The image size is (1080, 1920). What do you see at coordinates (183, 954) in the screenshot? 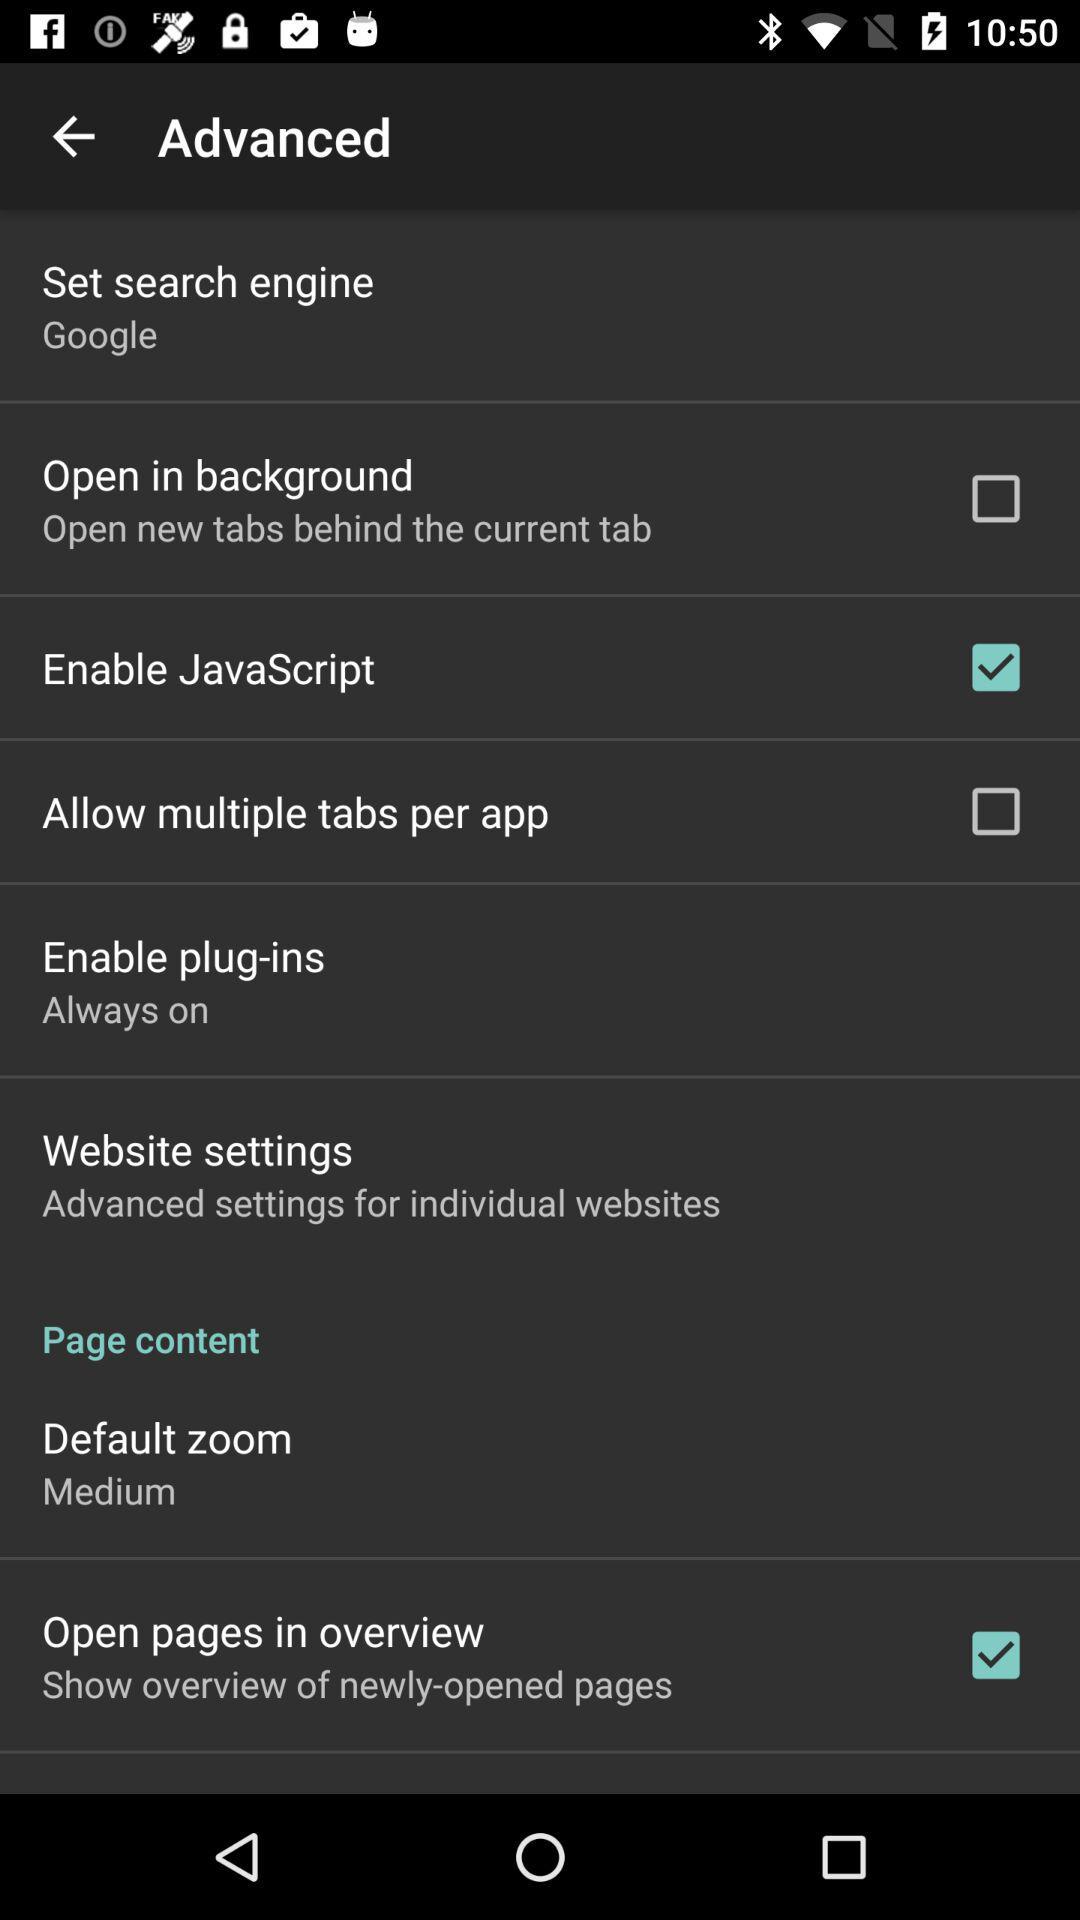
I see `app above the always on app` at bounding box center [183, 954].